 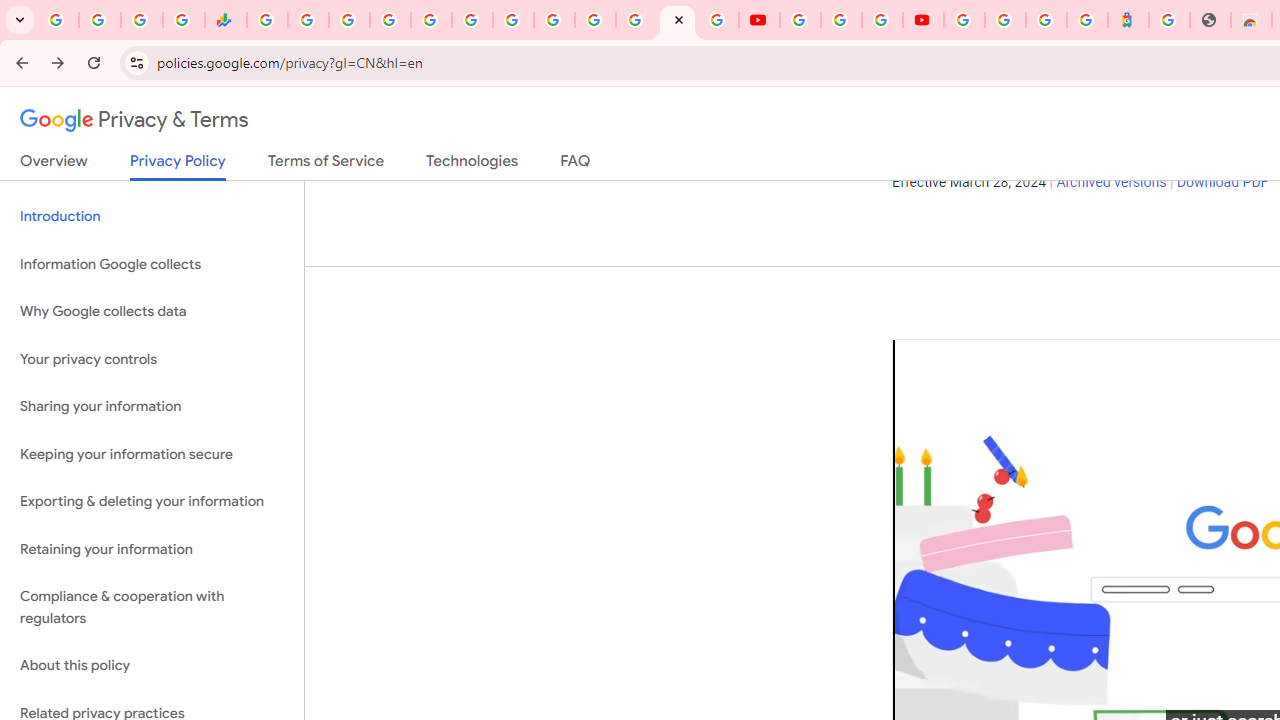 I want to click on 'Compliance & cooperation with regulators', so click(x=151, y=607).